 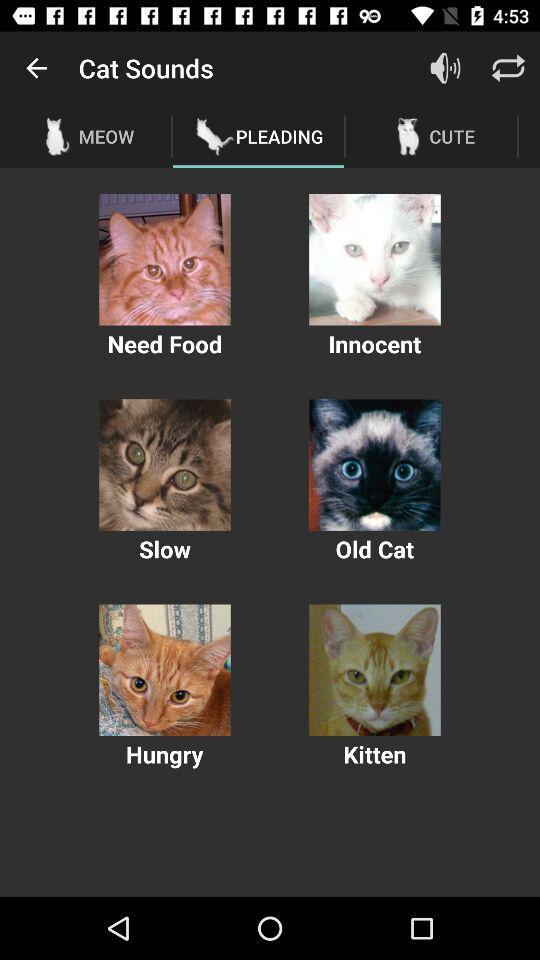 I want to click on choose kitten, so click(x=374, y=670).